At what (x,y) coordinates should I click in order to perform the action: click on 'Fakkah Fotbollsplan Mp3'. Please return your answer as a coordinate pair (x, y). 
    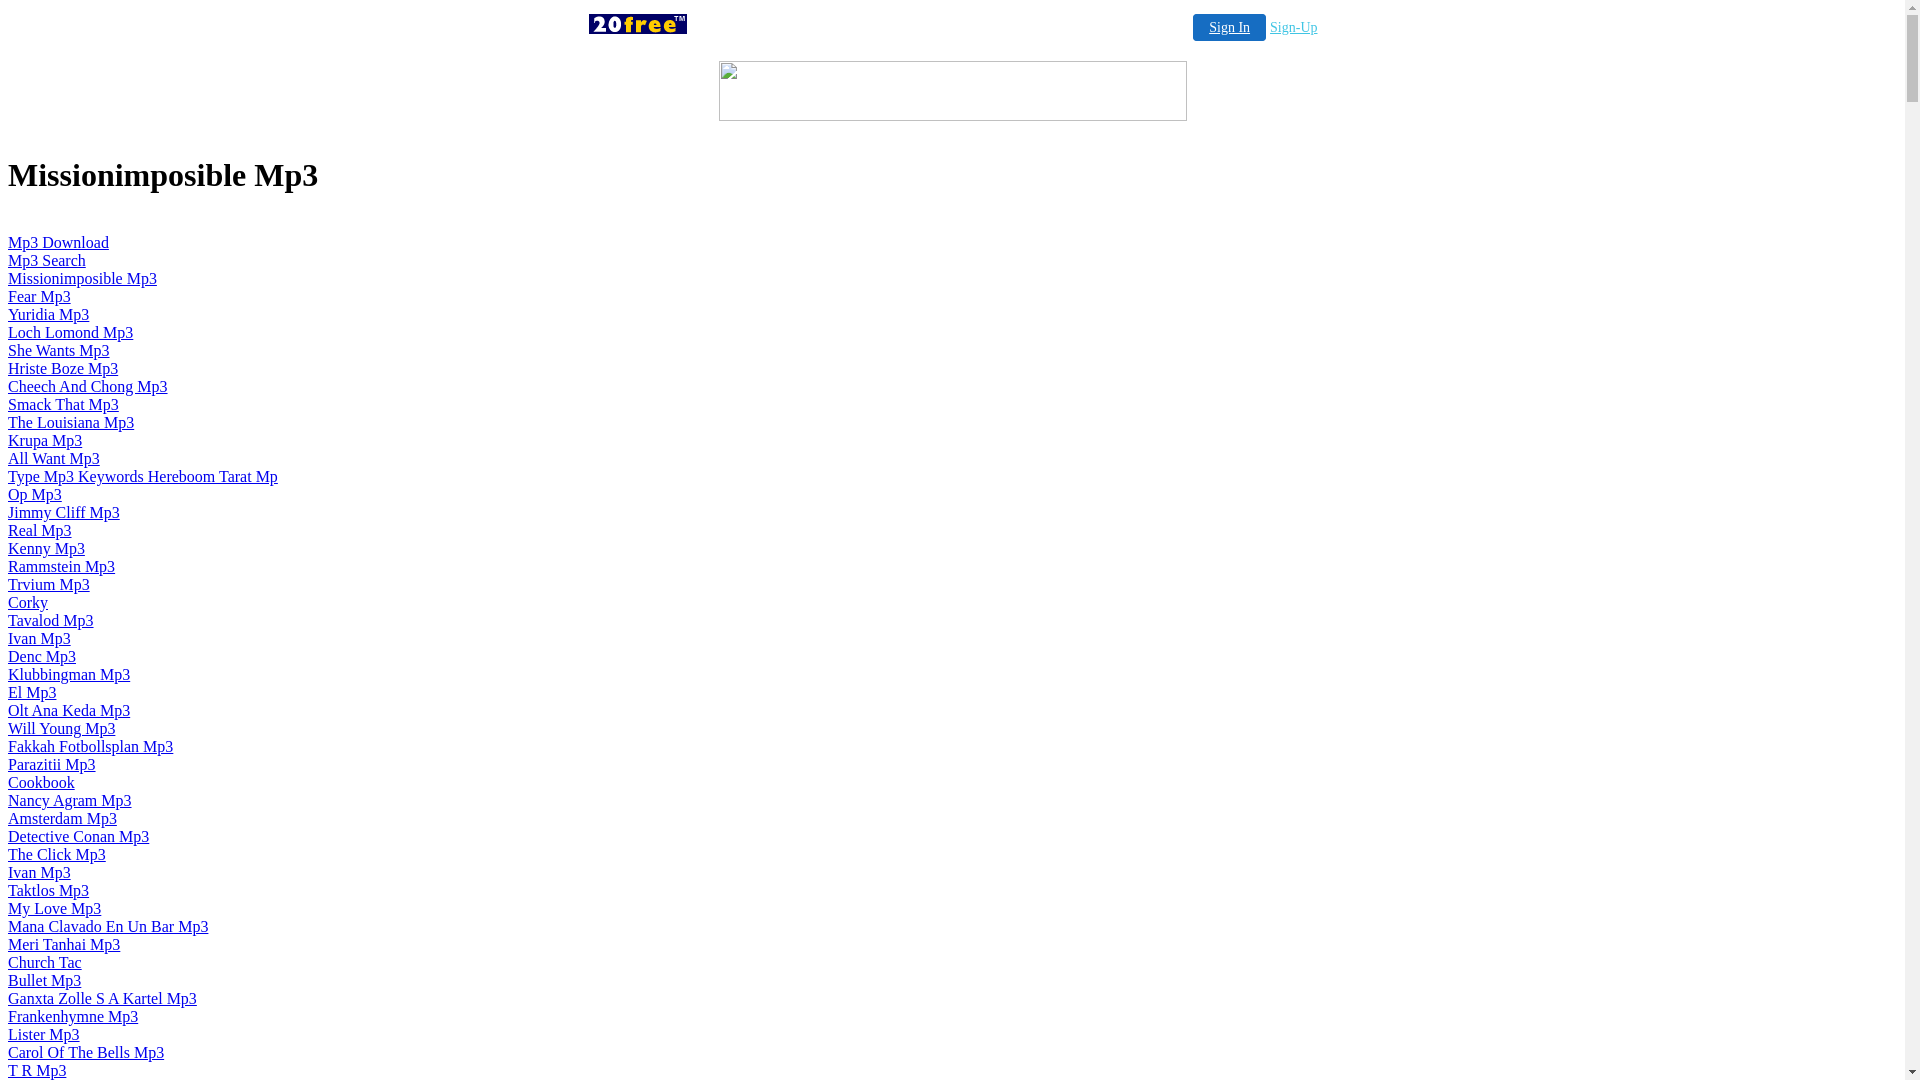
    Looking at the image, I should click on (89, 746).